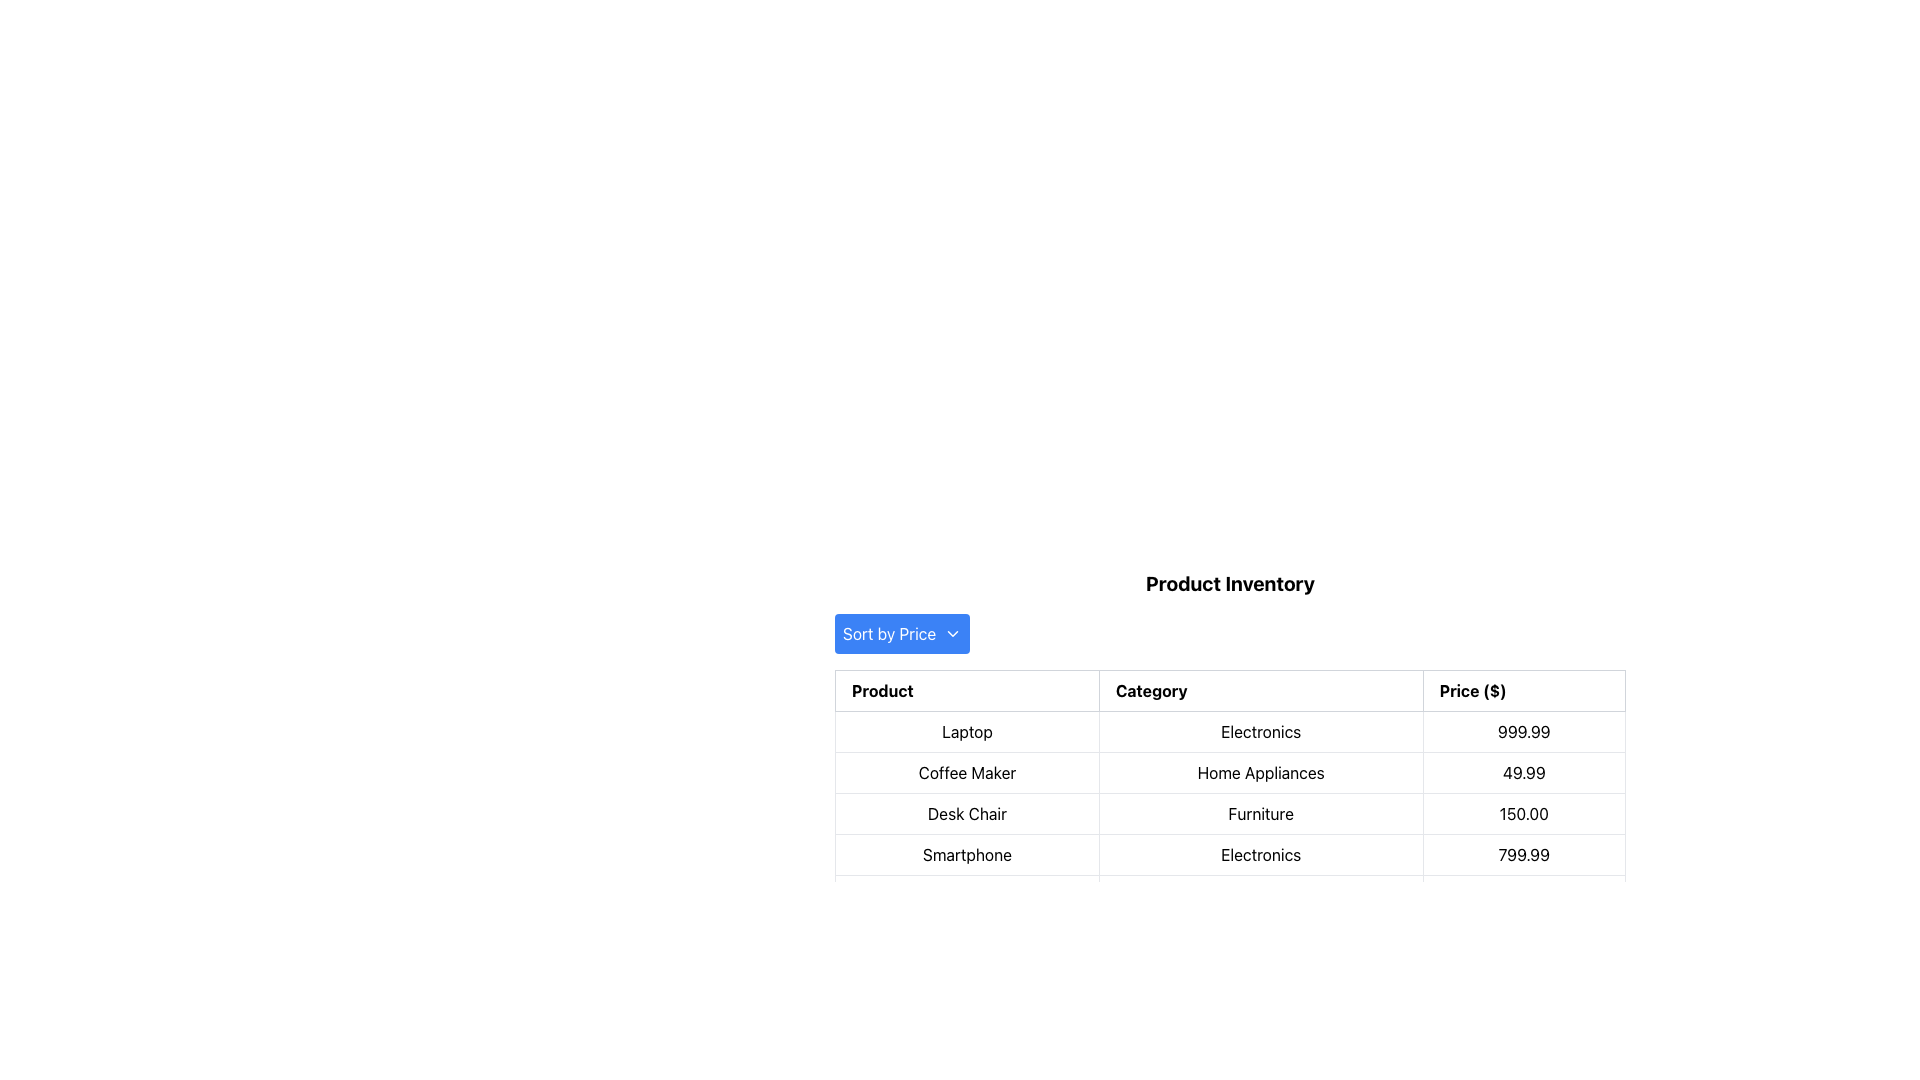 The image size is (1920, 1080). I want to click on the fourth row in the product inventory table that displays information about the product 'Smartphone', categorized under 'Electronics' and priced at $799.99, so click(1229, 855).